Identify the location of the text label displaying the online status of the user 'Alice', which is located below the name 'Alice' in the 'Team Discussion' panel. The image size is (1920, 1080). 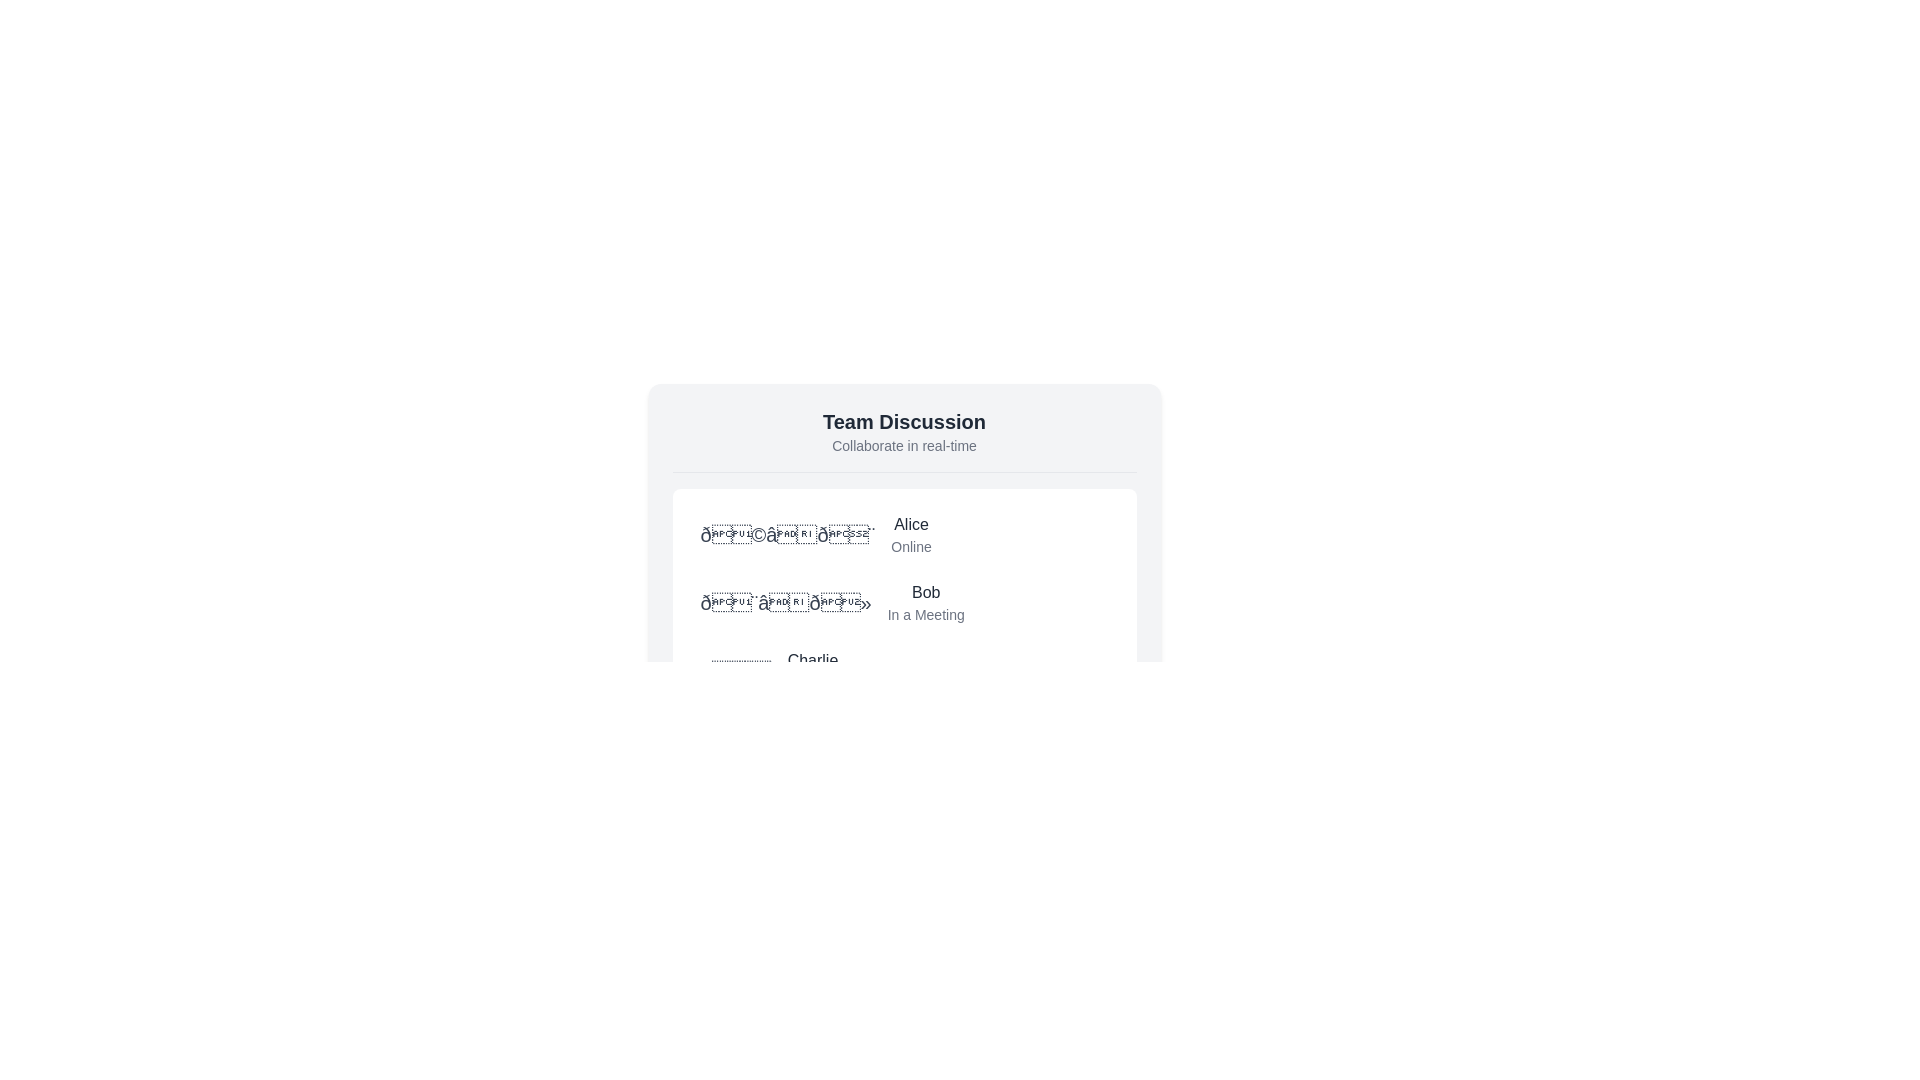
(910, 547).